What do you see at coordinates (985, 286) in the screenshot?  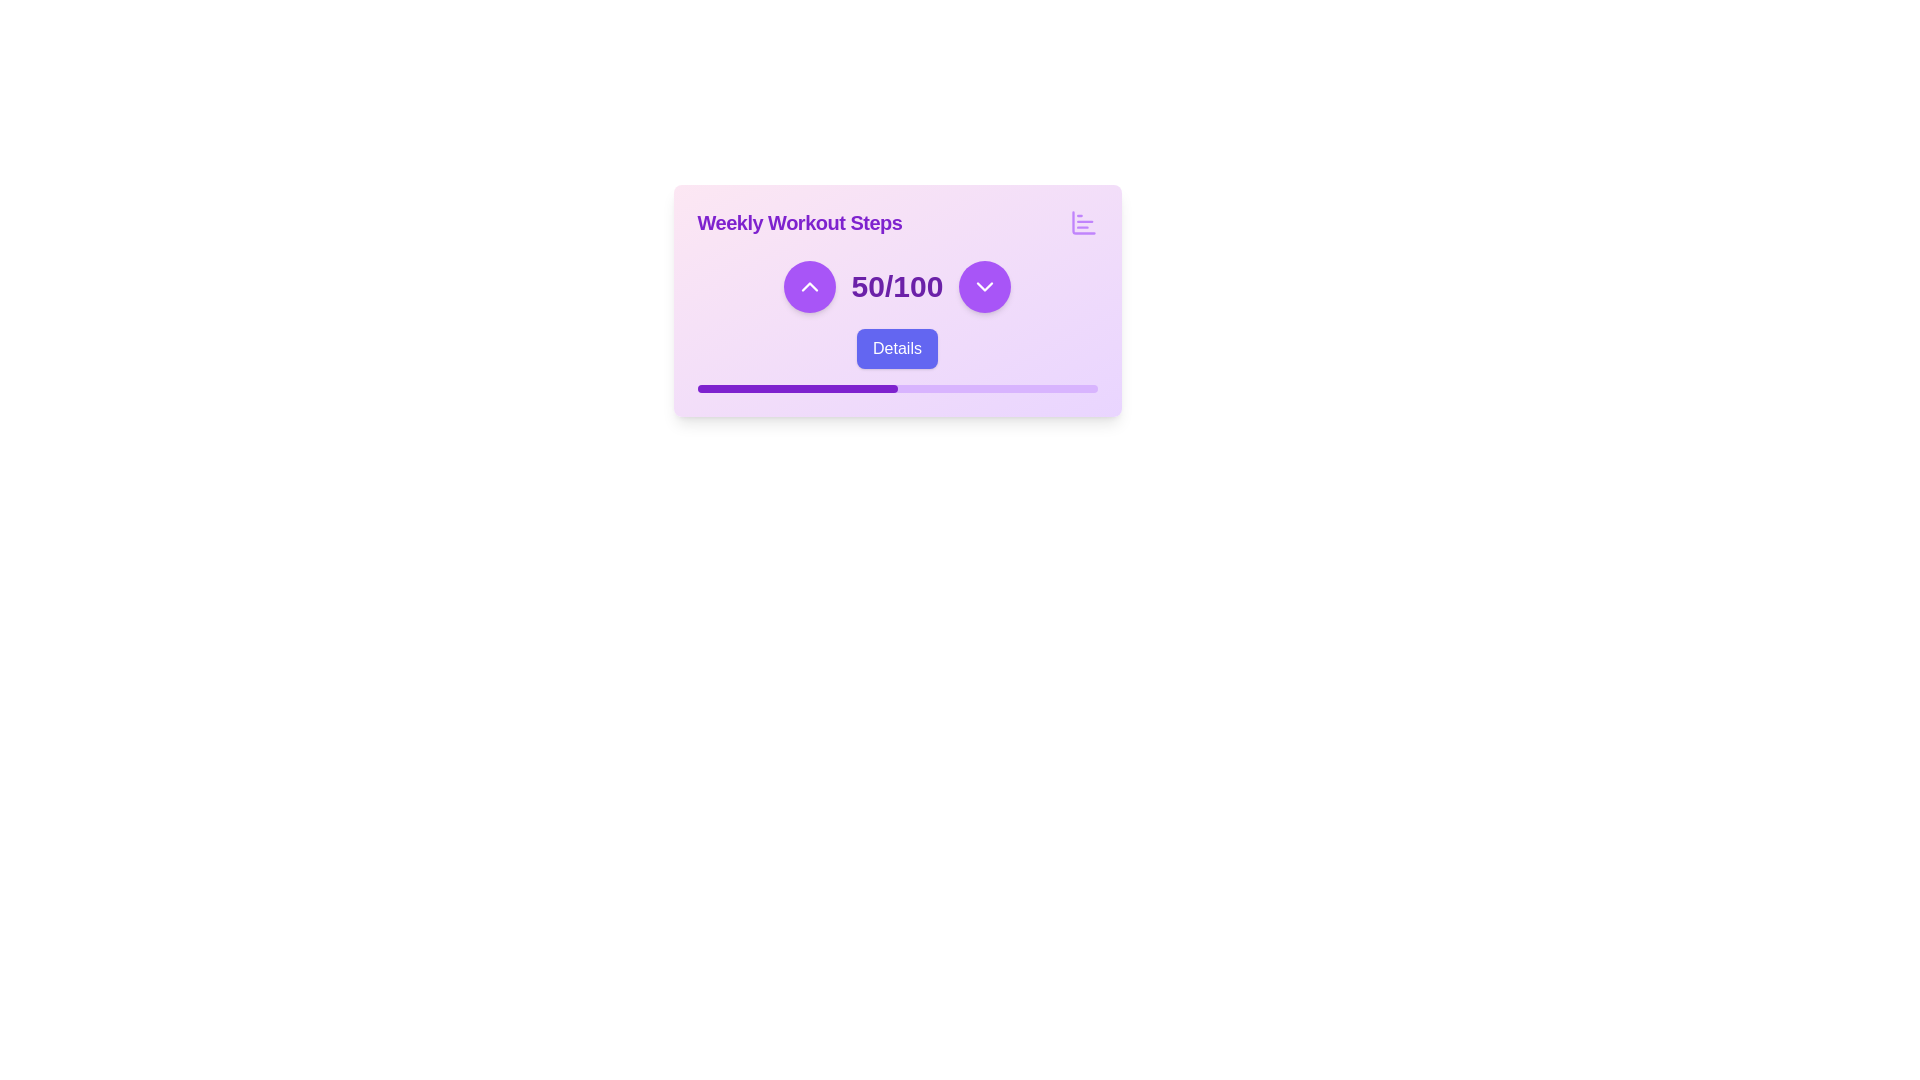 I see `the circular button with a purple background and a downward chevron icon` at bounding box center [985, 286].